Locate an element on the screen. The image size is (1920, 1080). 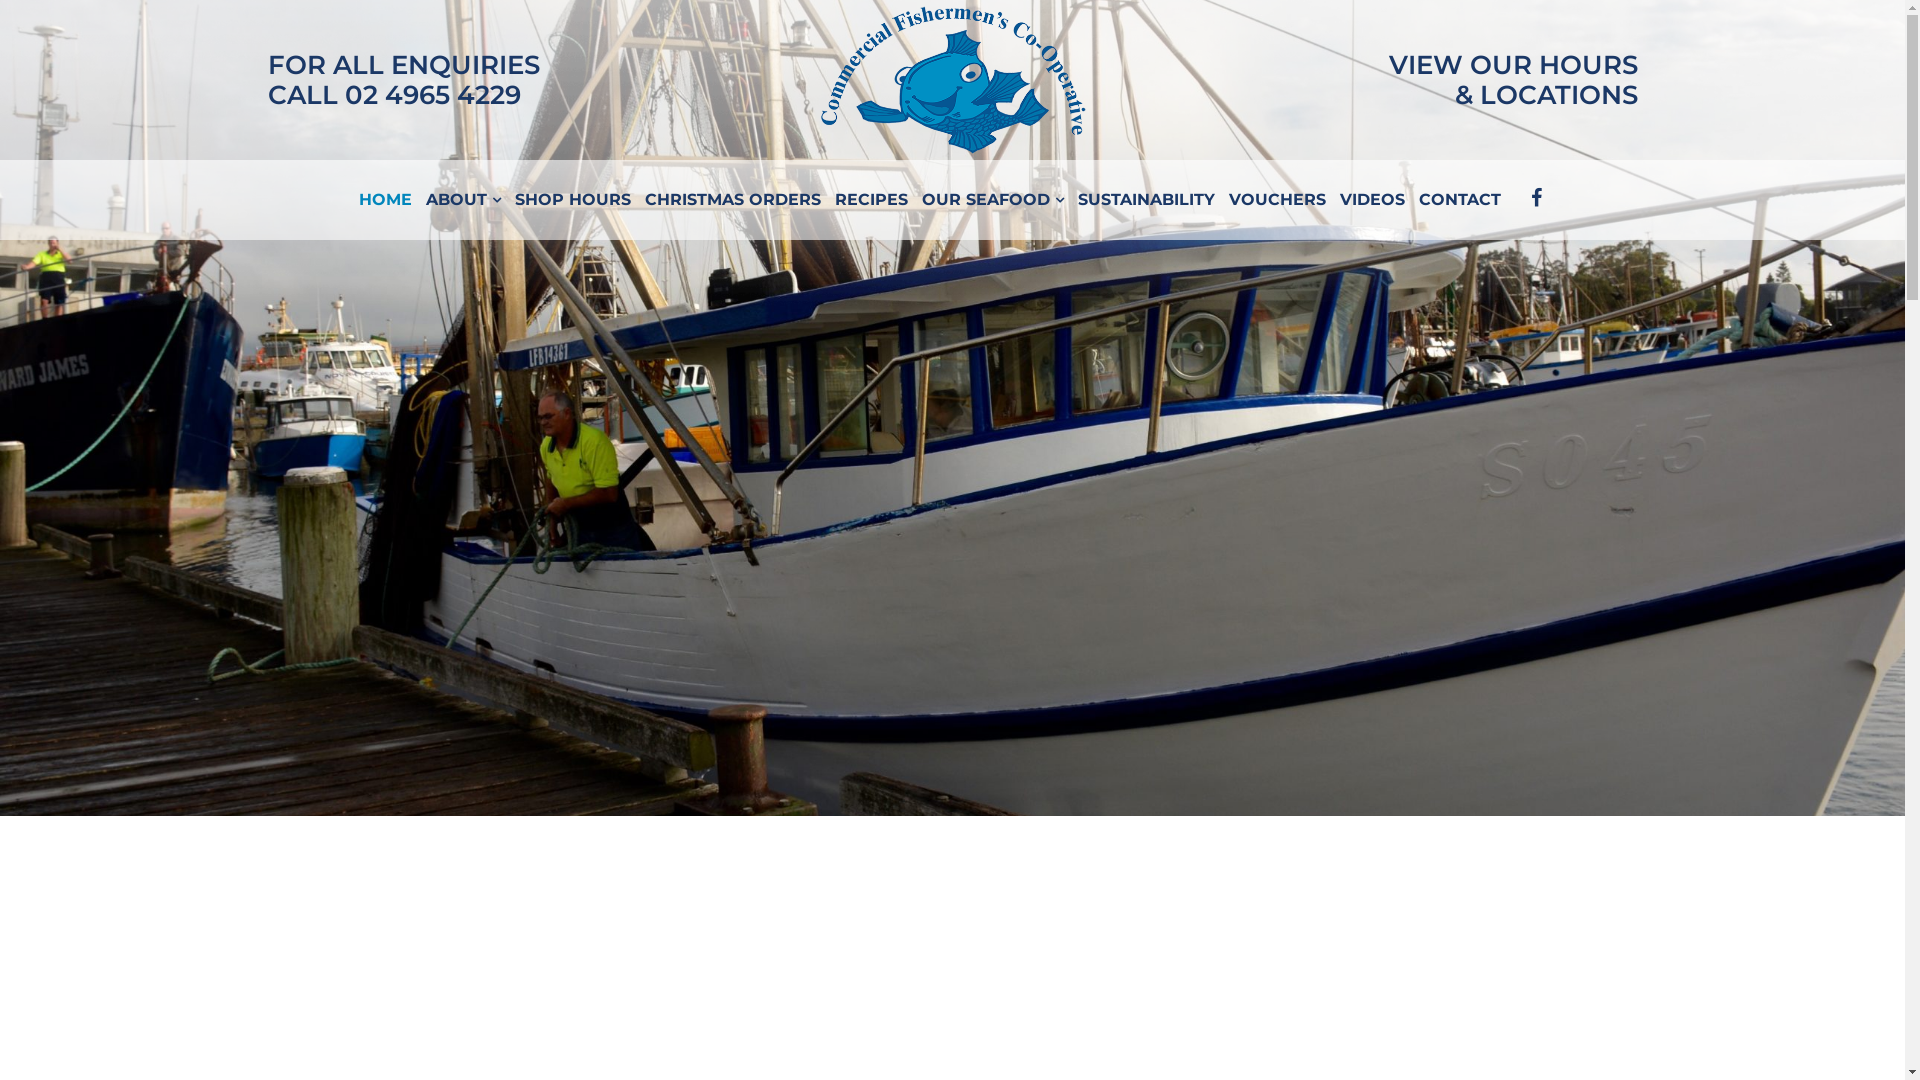
'CONTACT' is located at coordinates (1459, 200).